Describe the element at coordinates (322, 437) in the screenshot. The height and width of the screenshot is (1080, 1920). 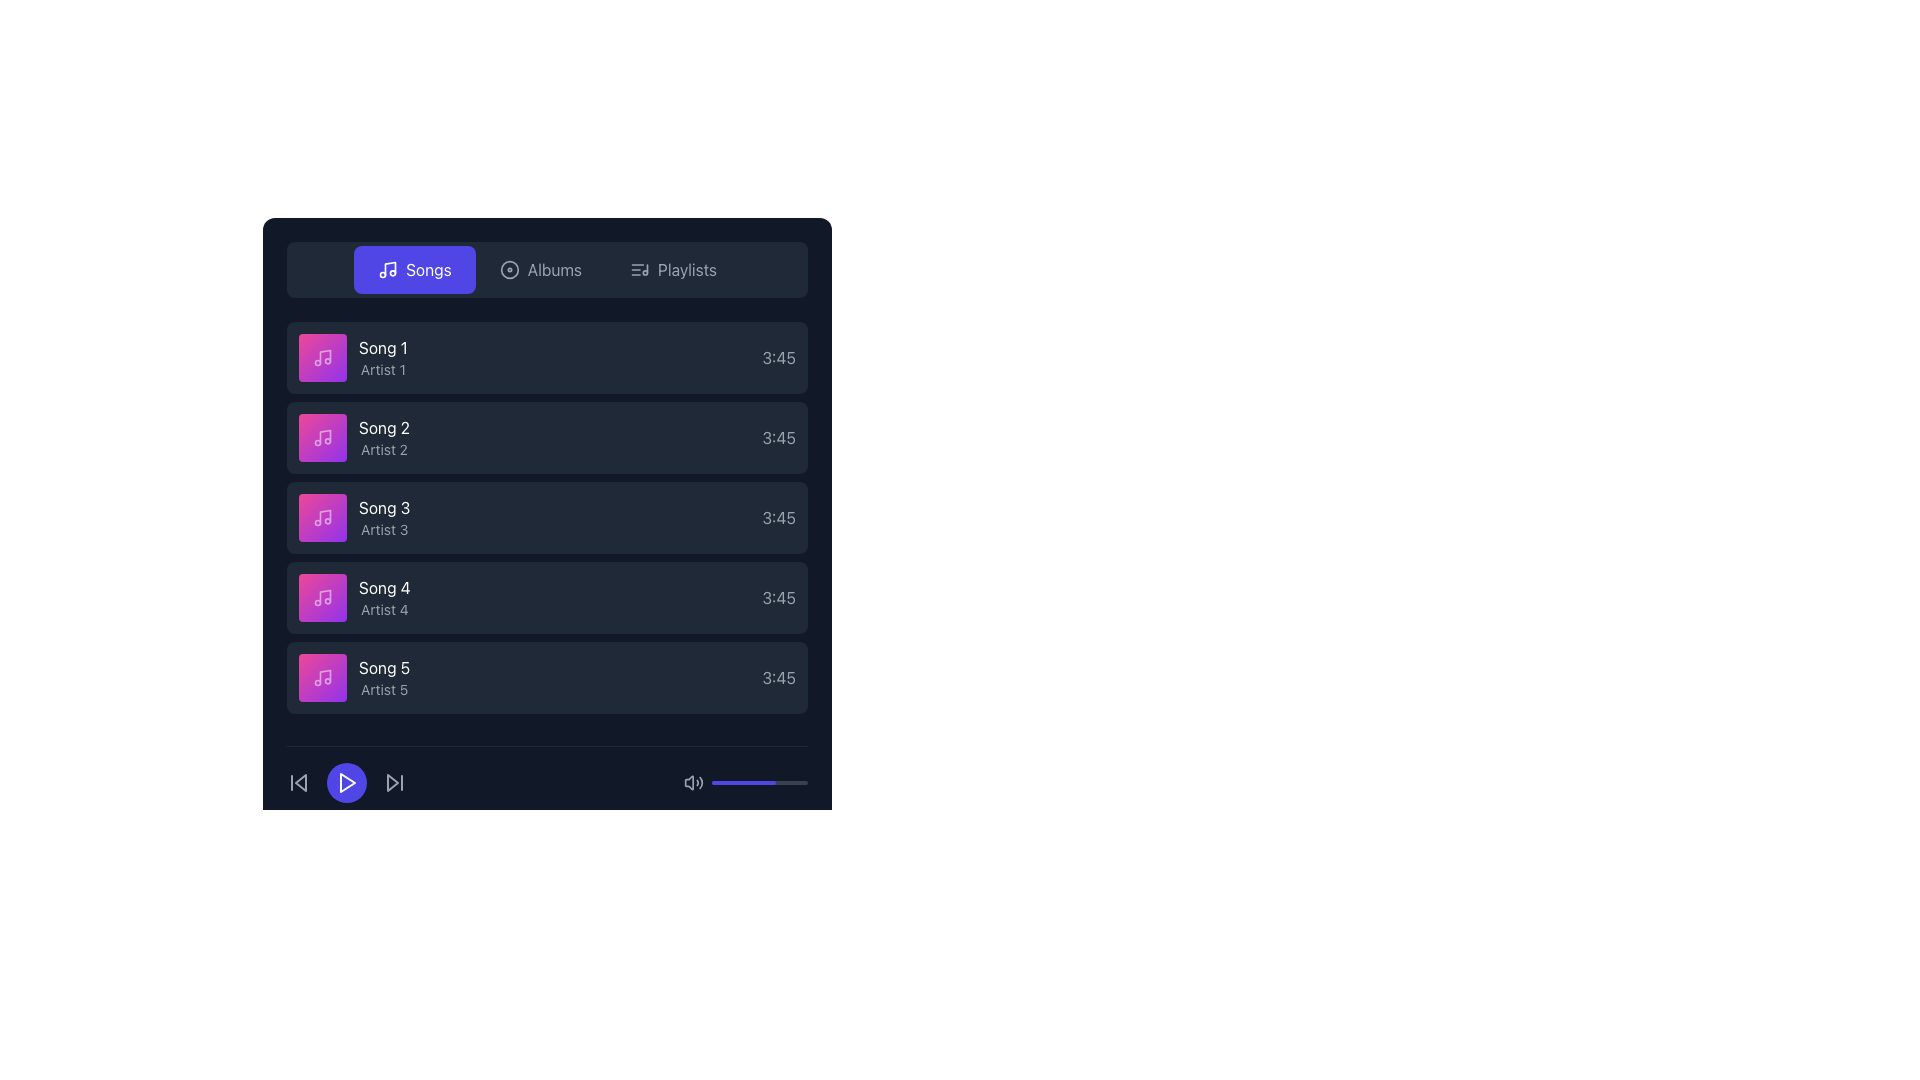
I see `the music note icon, which is the second item` at that location.